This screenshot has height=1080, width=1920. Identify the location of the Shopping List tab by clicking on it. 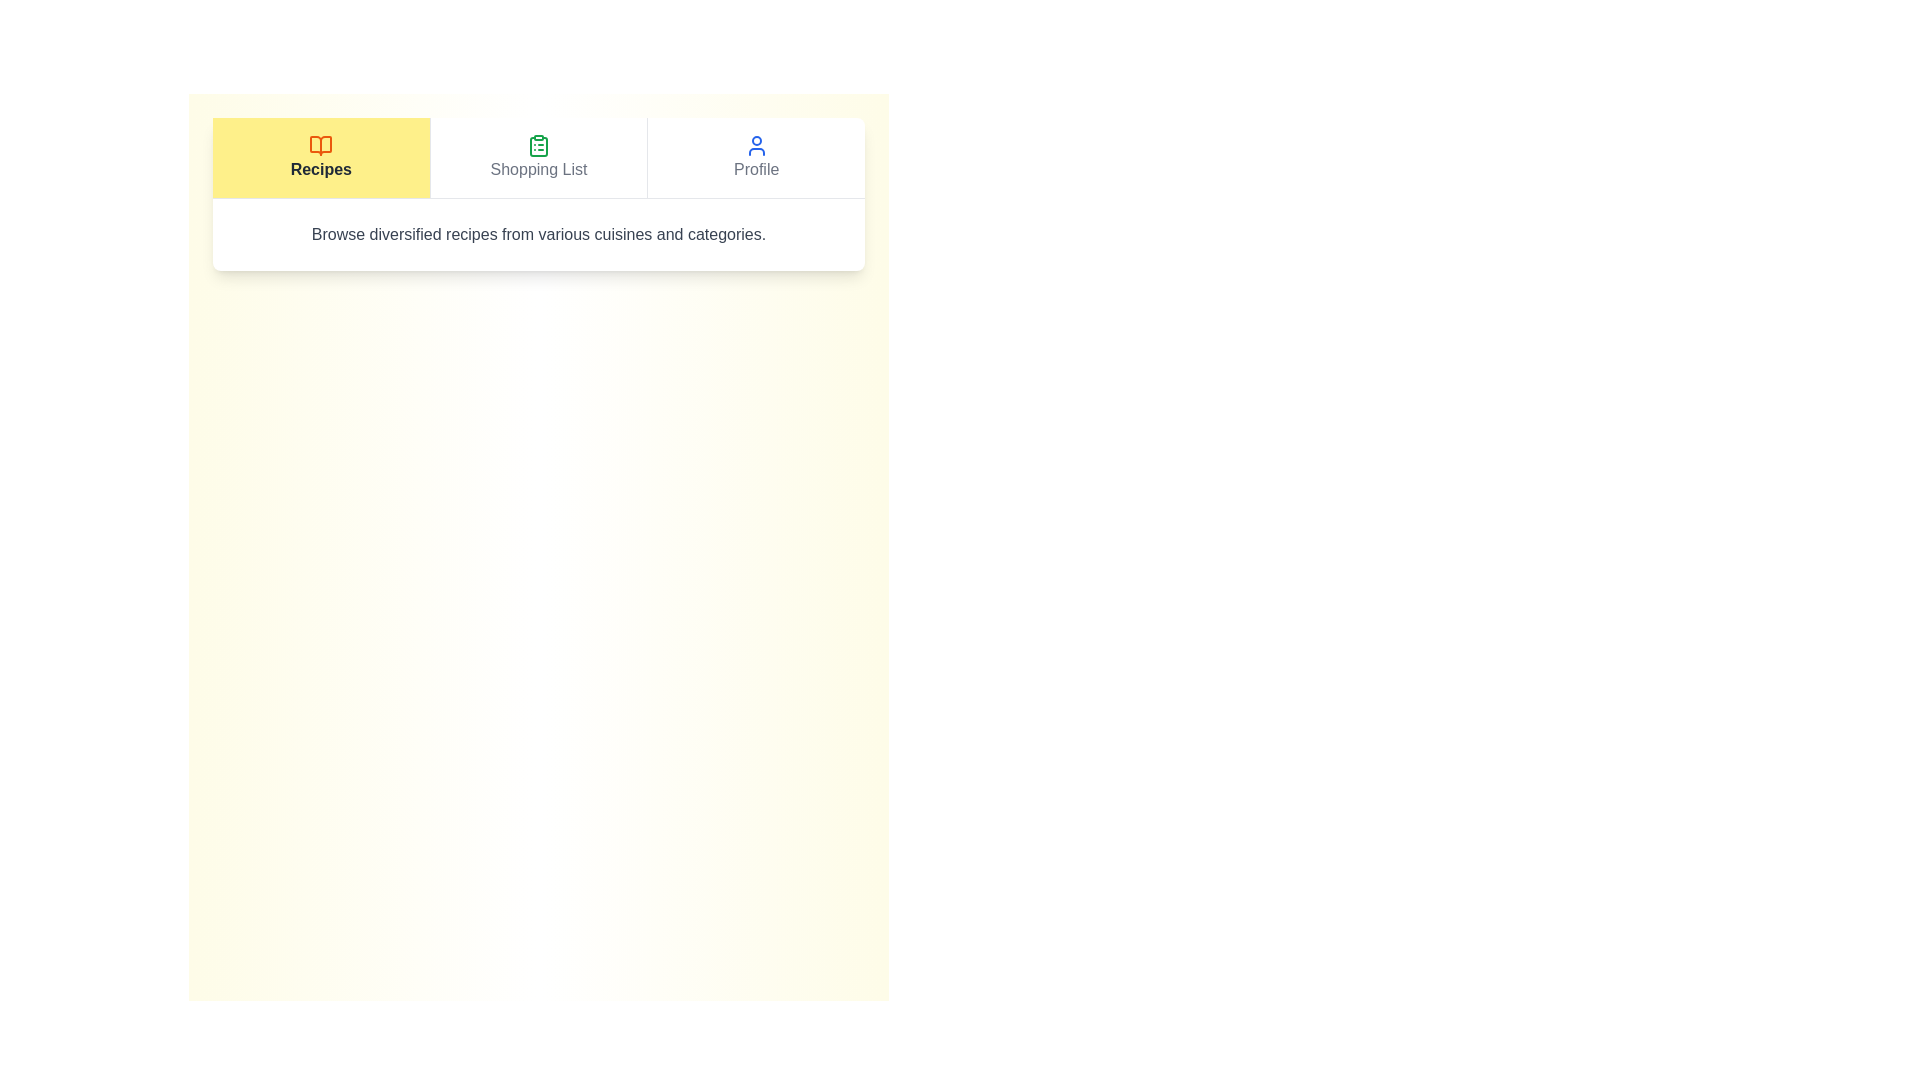
(537, 157).